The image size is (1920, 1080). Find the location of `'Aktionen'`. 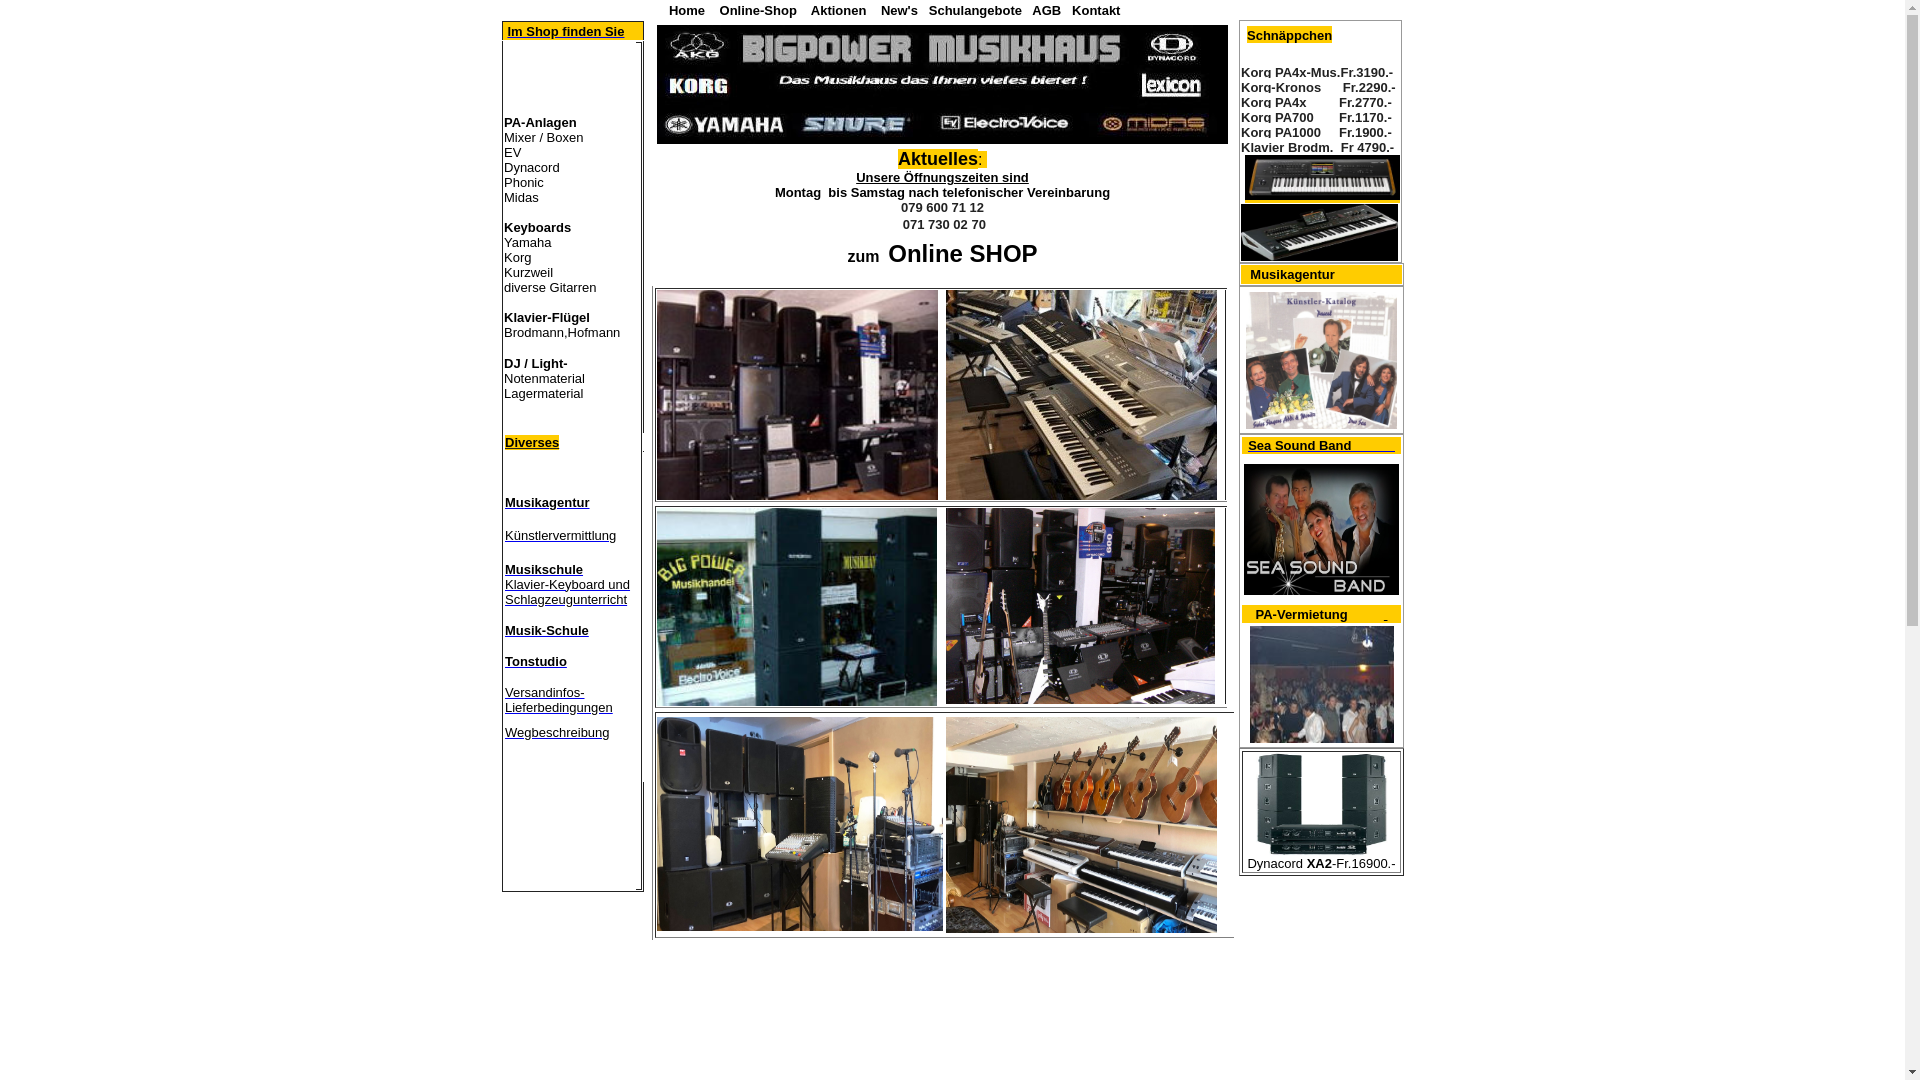

'Aktionen' is located at coordinates (839, 10).